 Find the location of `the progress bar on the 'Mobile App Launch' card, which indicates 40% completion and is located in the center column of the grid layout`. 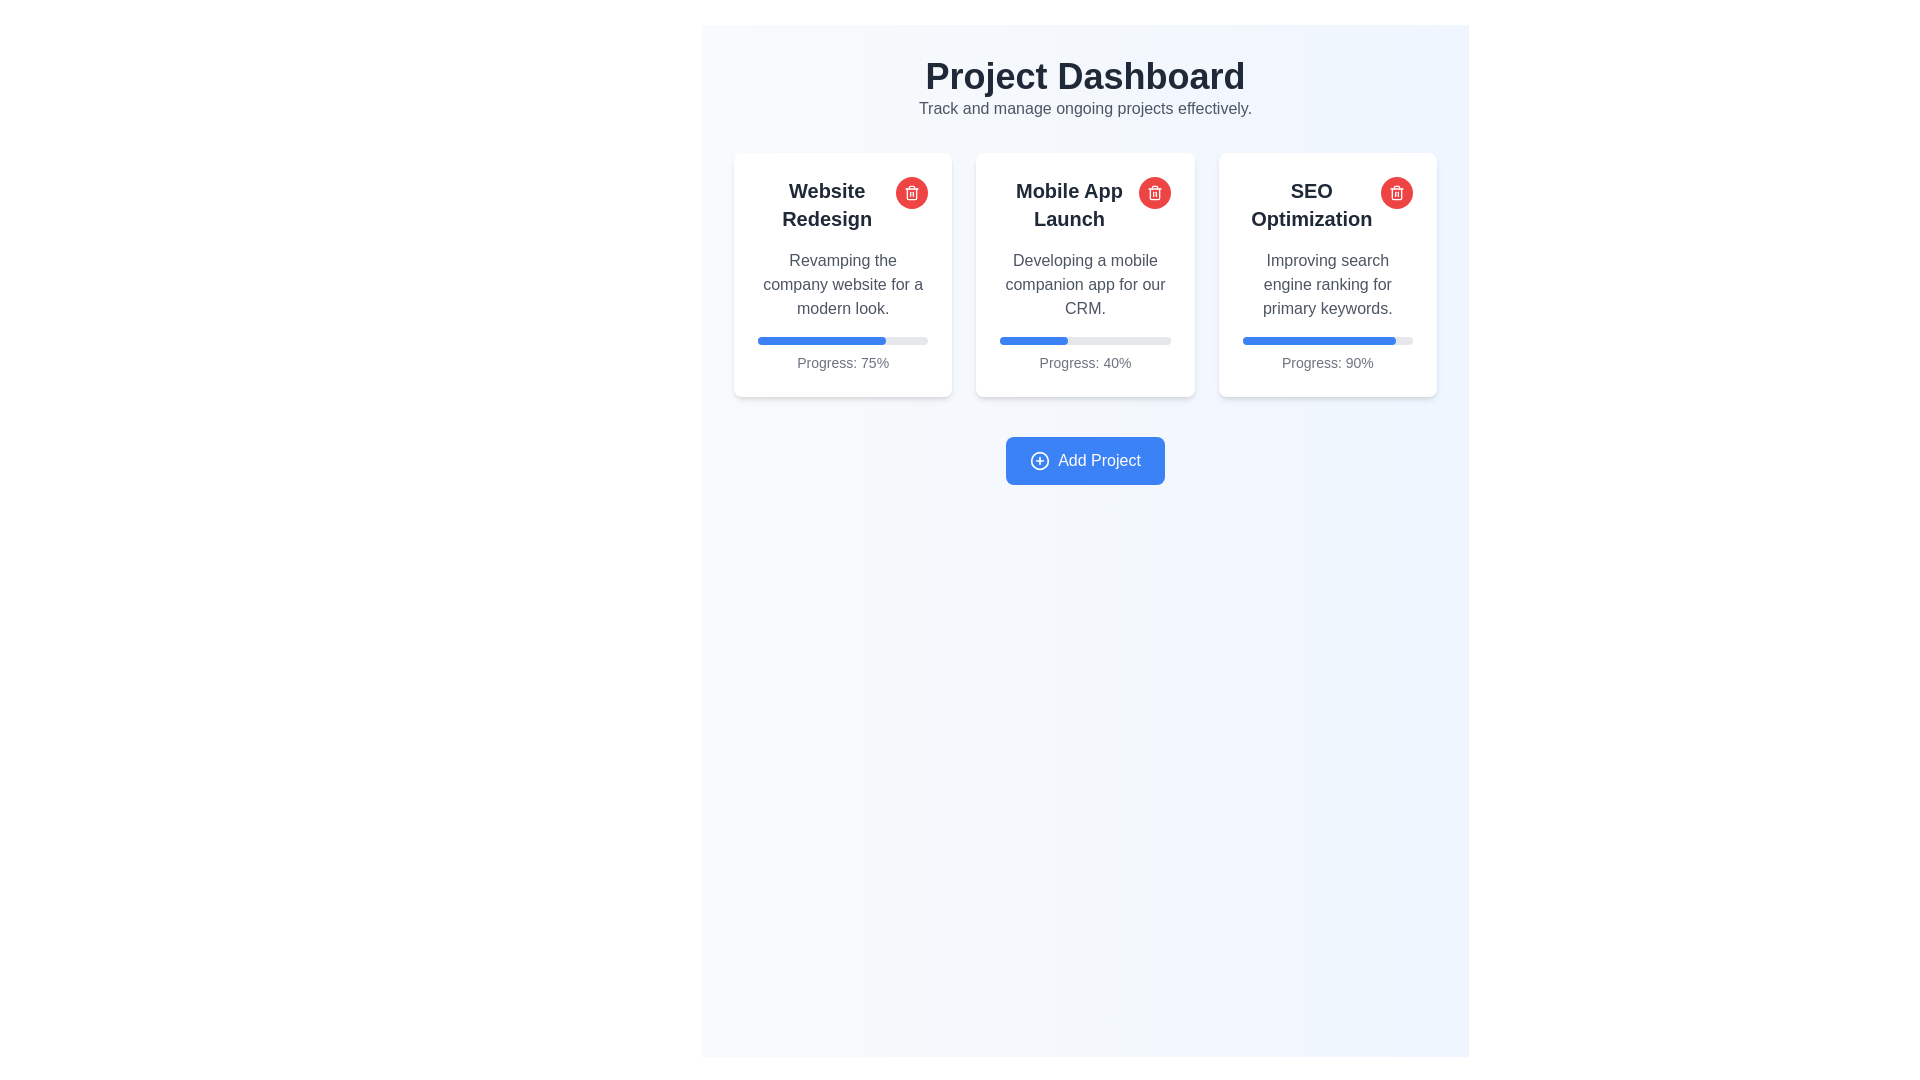

the progress bar on the 'Mobile App Launch' card, which indicates 40% completion and is located in the center column of the grid layout is located at coordinates (1084, 274).